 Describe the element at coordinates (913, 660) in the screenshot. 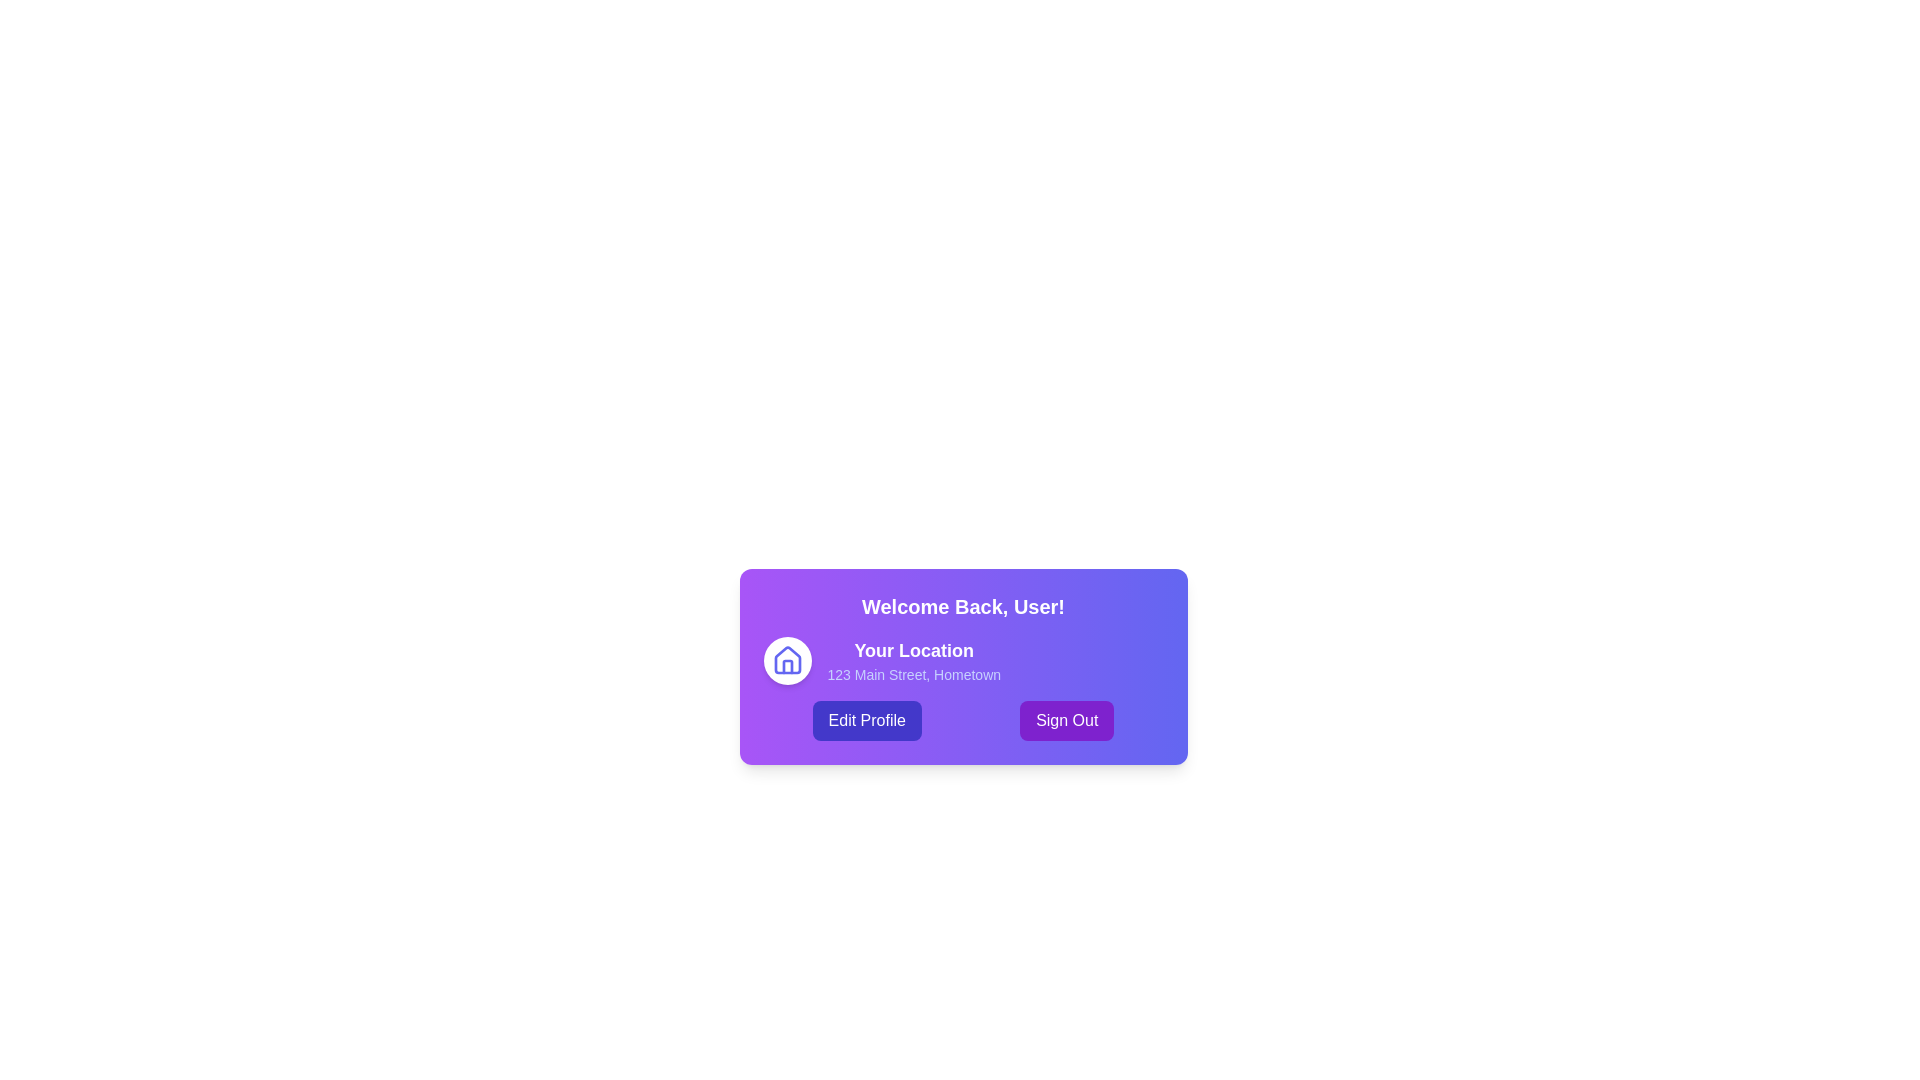

I see `the Text Display Section that indicates the user's current or pre-configured location, which is located in the upper portion of a purple card interface, adjacent to a house icon and above the 'Edit Profile' and 'Sign Out' buttons` at that location.